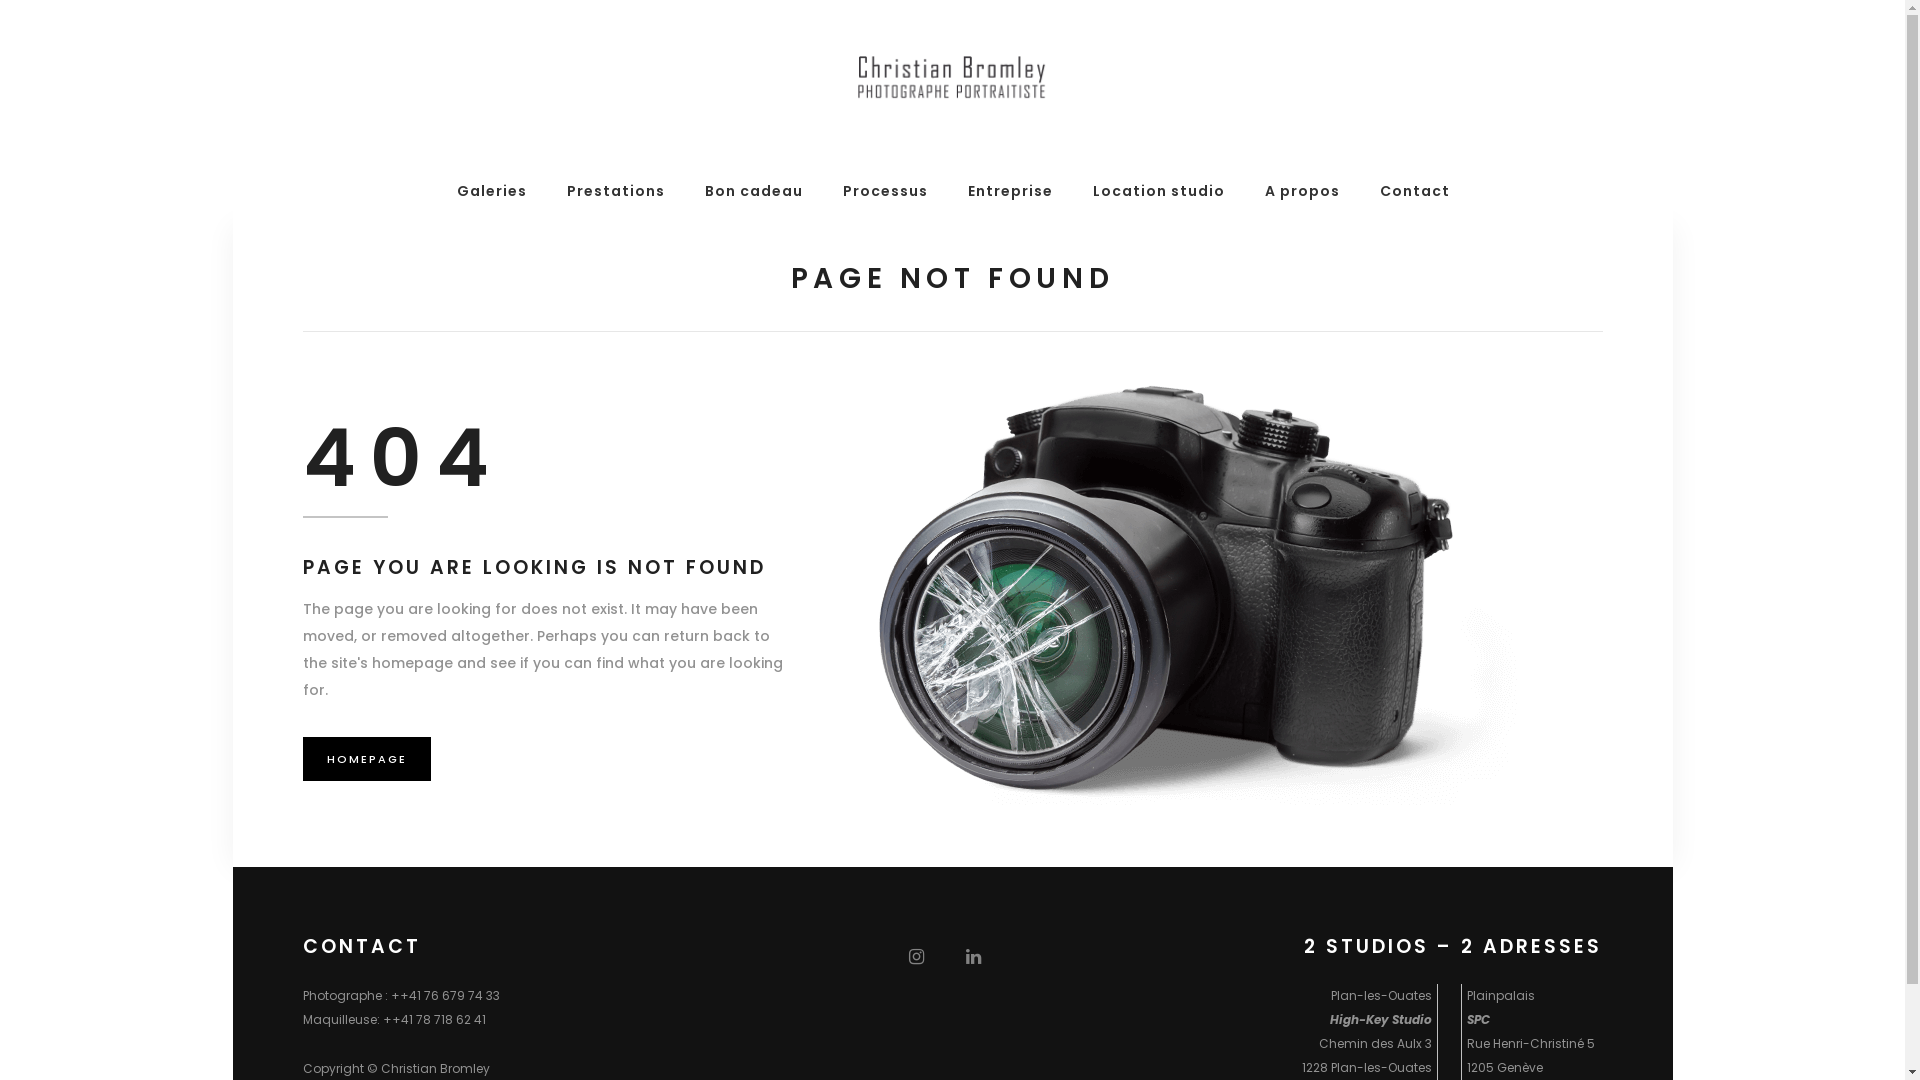 The height and width of the screenshot is (1080, 1920). I want to click on 'Location studio', so click(1070, 191).